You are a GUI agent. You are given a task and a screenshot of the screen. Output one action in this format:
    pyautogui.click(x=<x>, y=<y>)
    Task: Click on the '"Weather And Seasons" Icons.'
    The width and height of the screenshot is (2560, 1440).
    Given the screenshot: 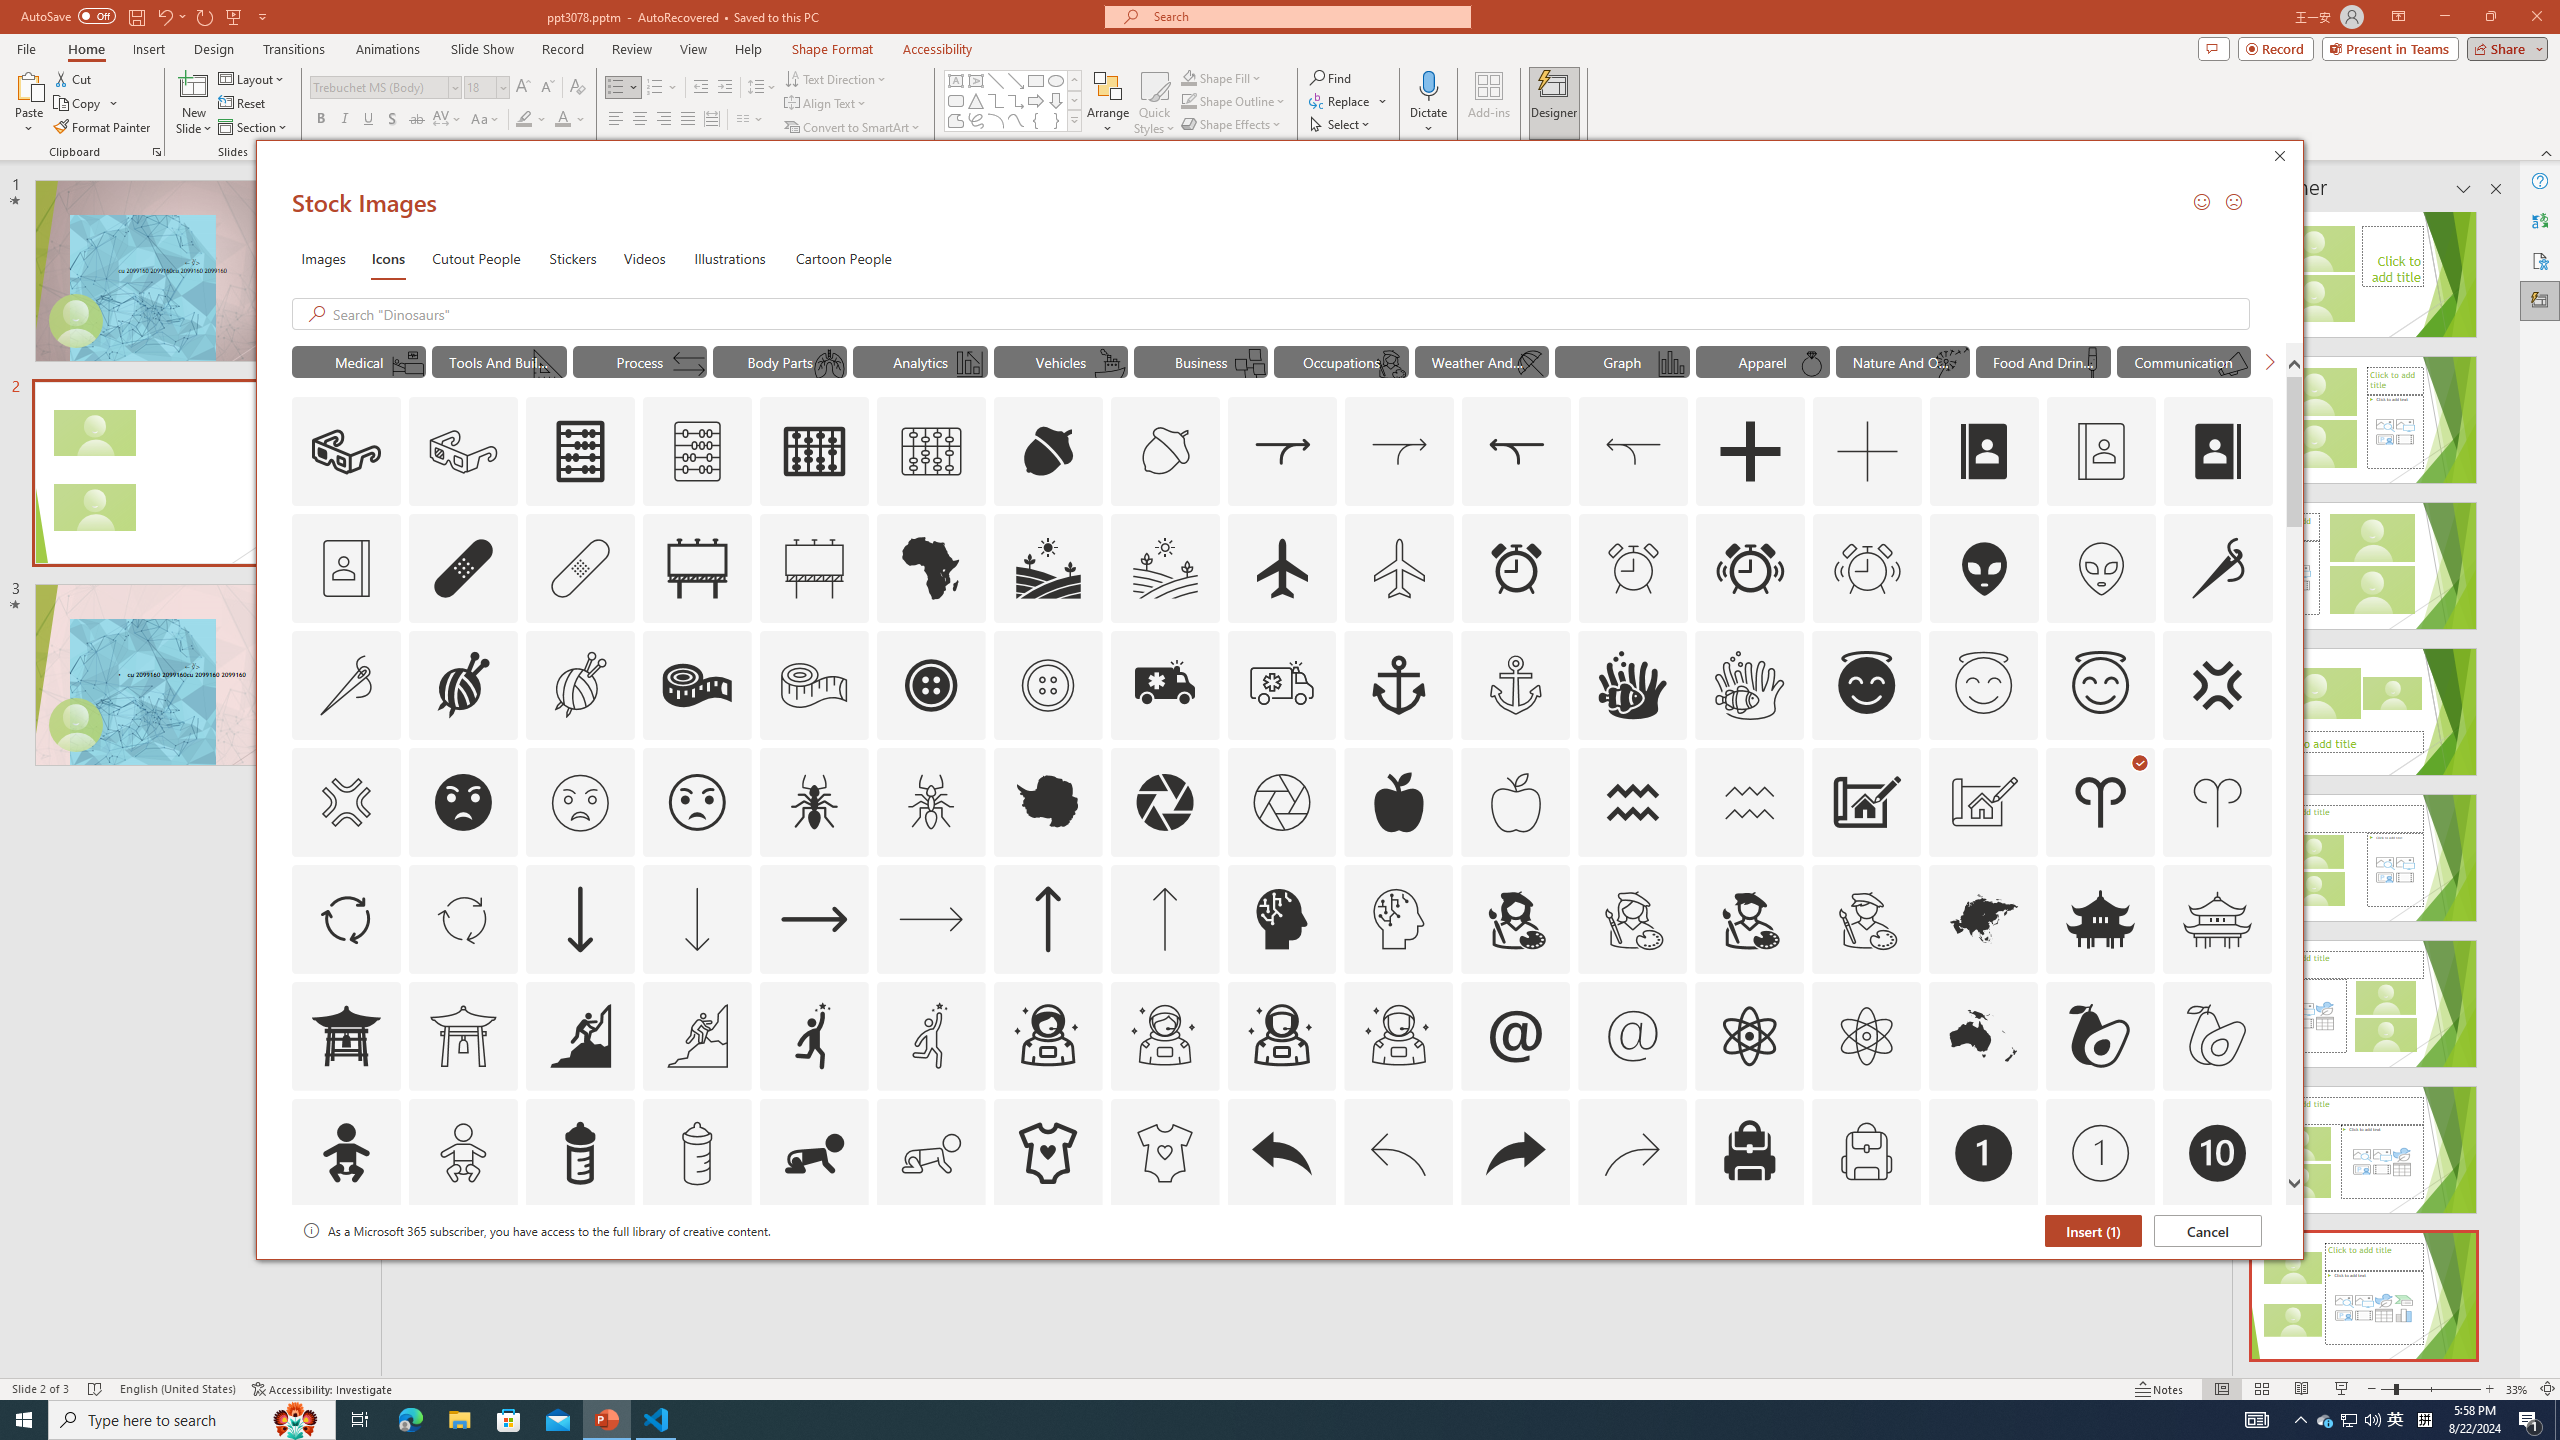 What is the action you would take?
    pyautogui.click(x=1481, y=360)
    